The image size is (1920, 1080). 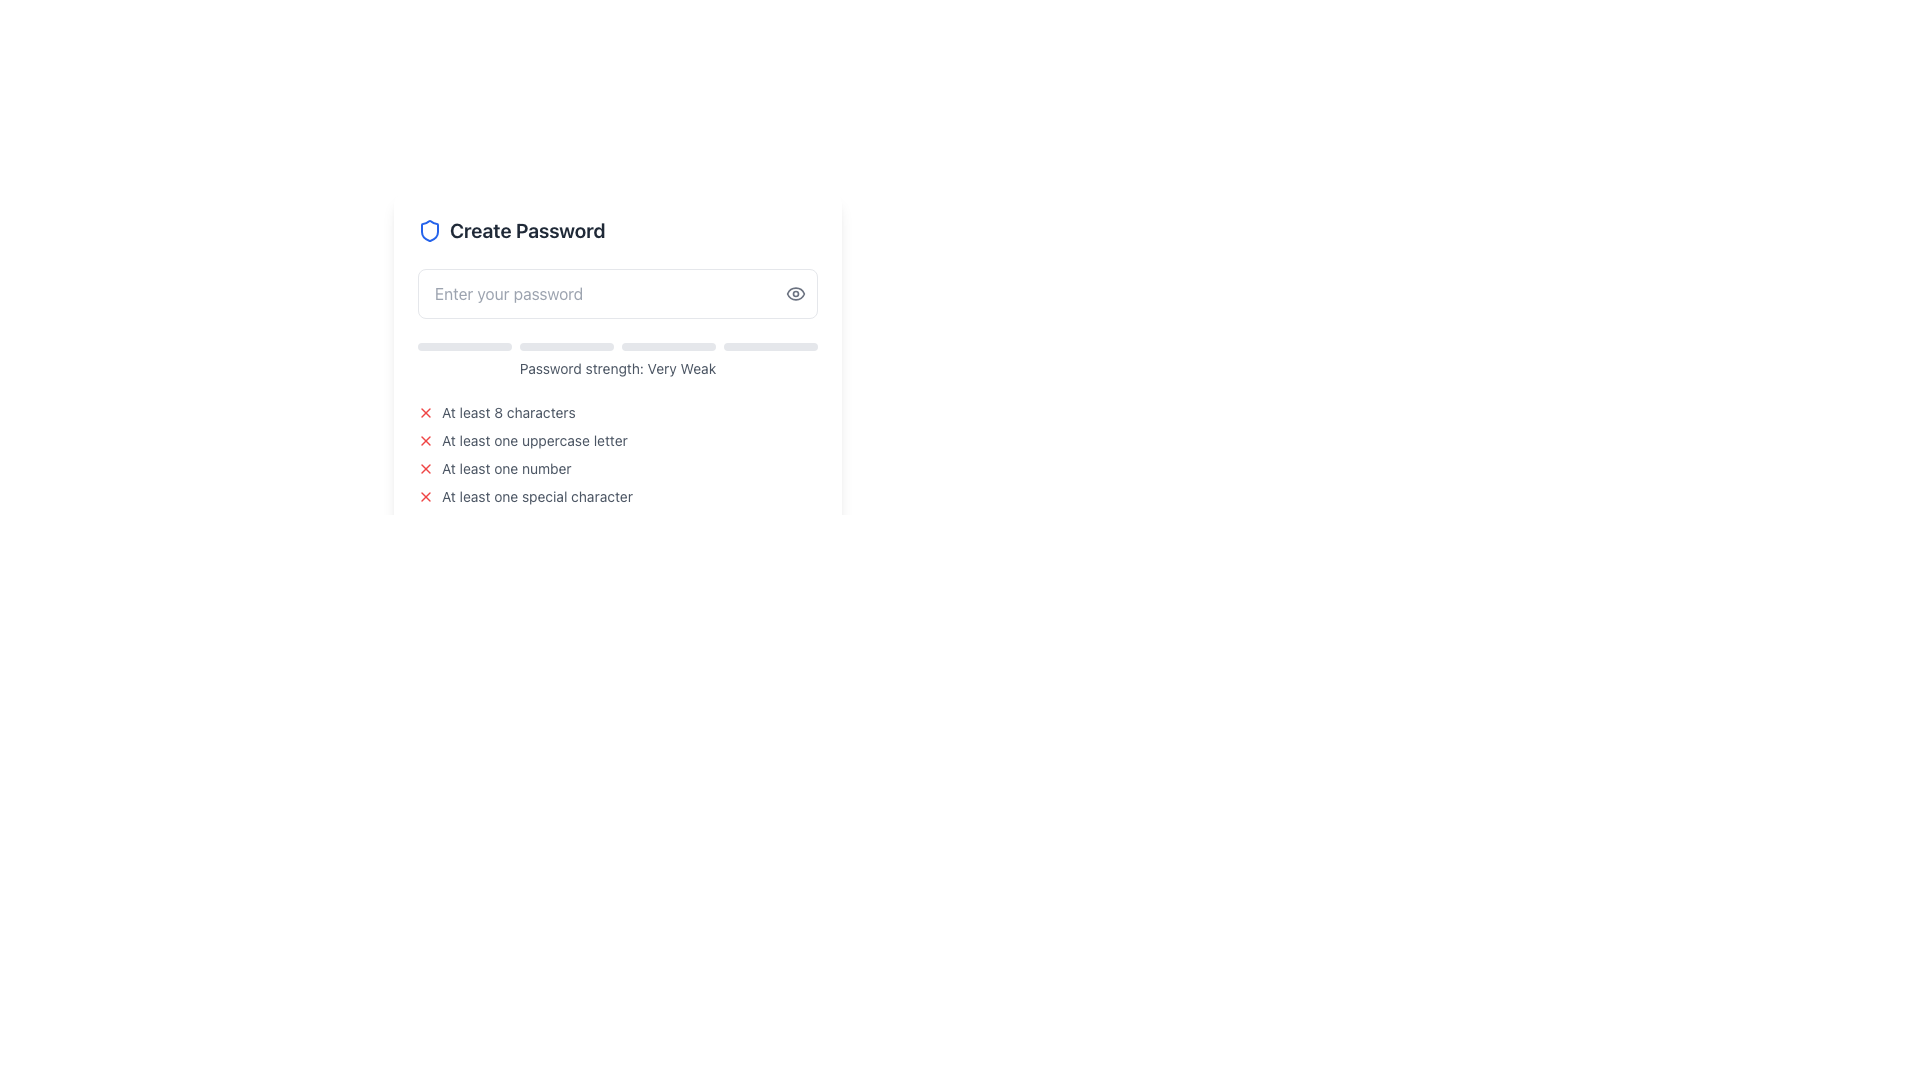 What do you see at coordinates (534, 439) in the screenshot?
I see `text from the Text Label displaying 'At least one uppercase letter', which is the second item in the password criteria list` at bounding box center [534, 439].